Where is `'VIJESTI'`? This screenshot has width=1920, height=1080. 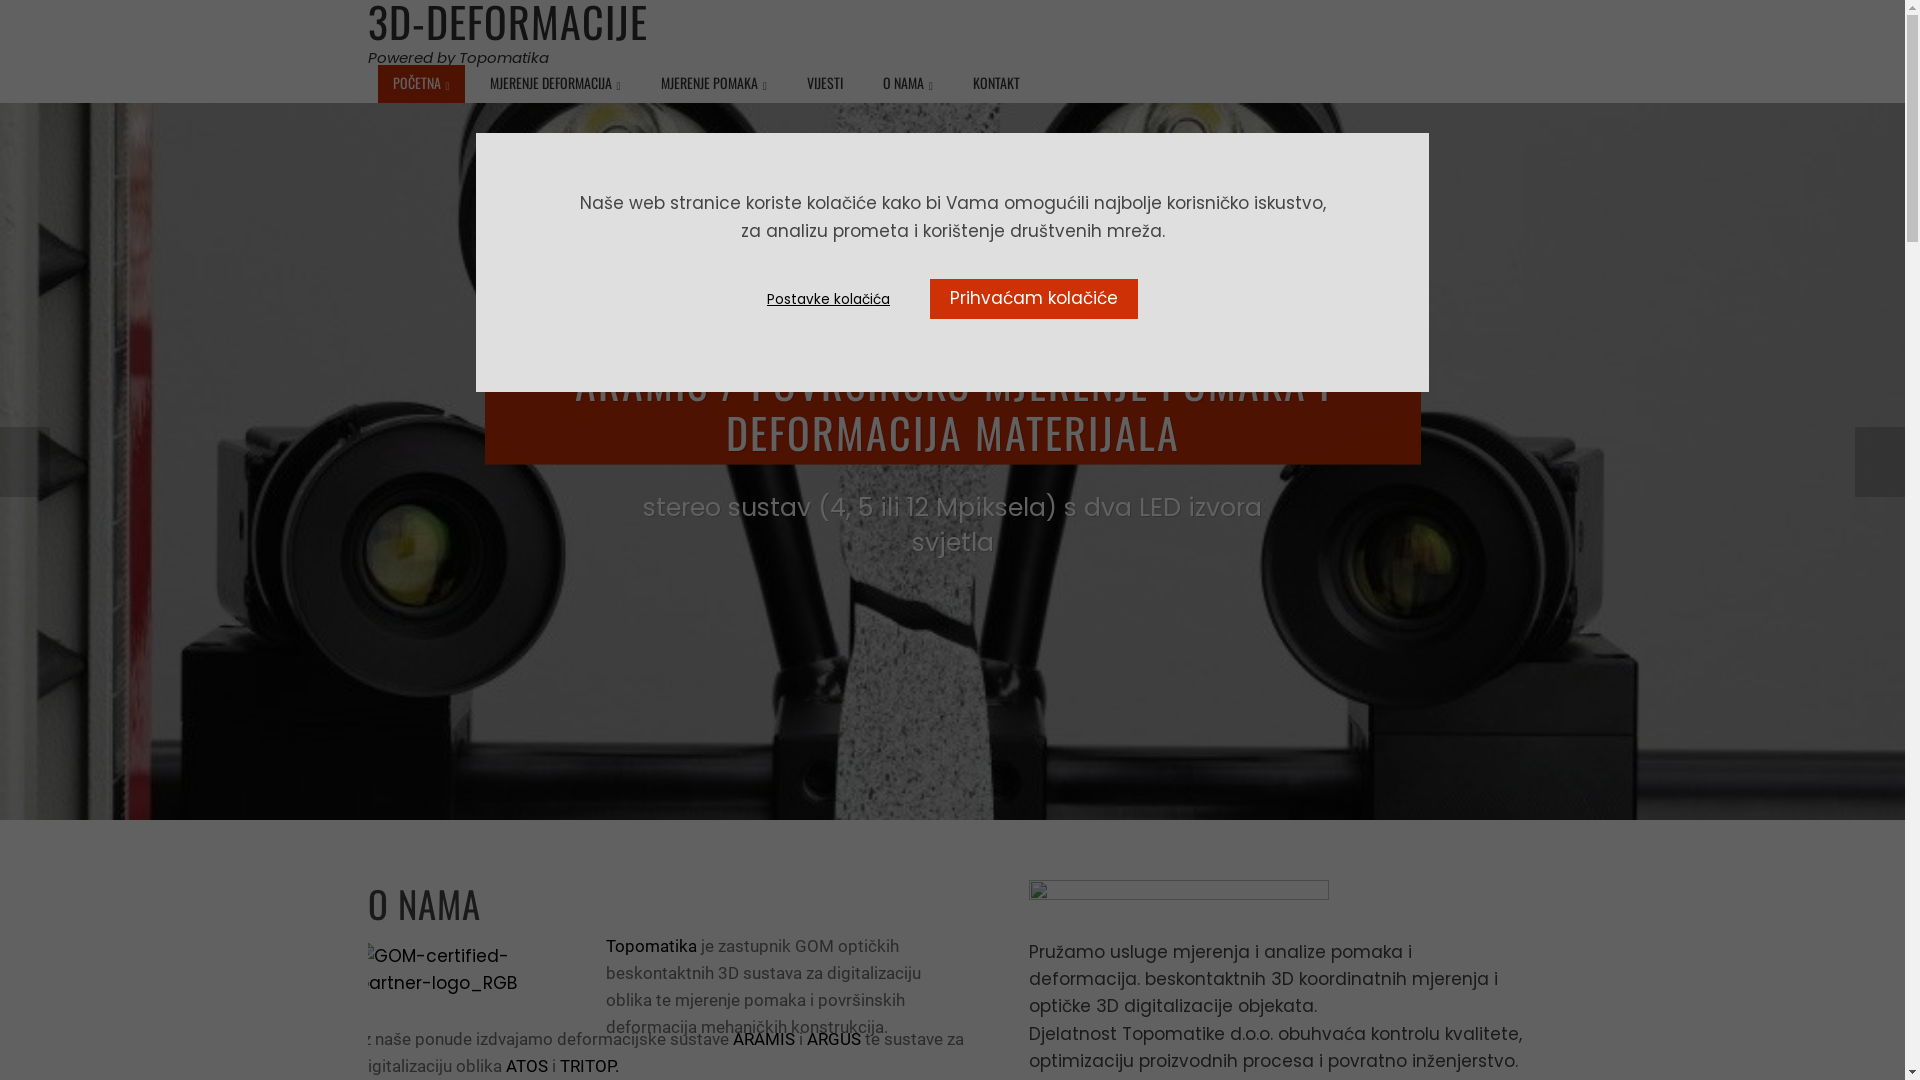
'VIJESTI' is located at coordinates (825, 82).